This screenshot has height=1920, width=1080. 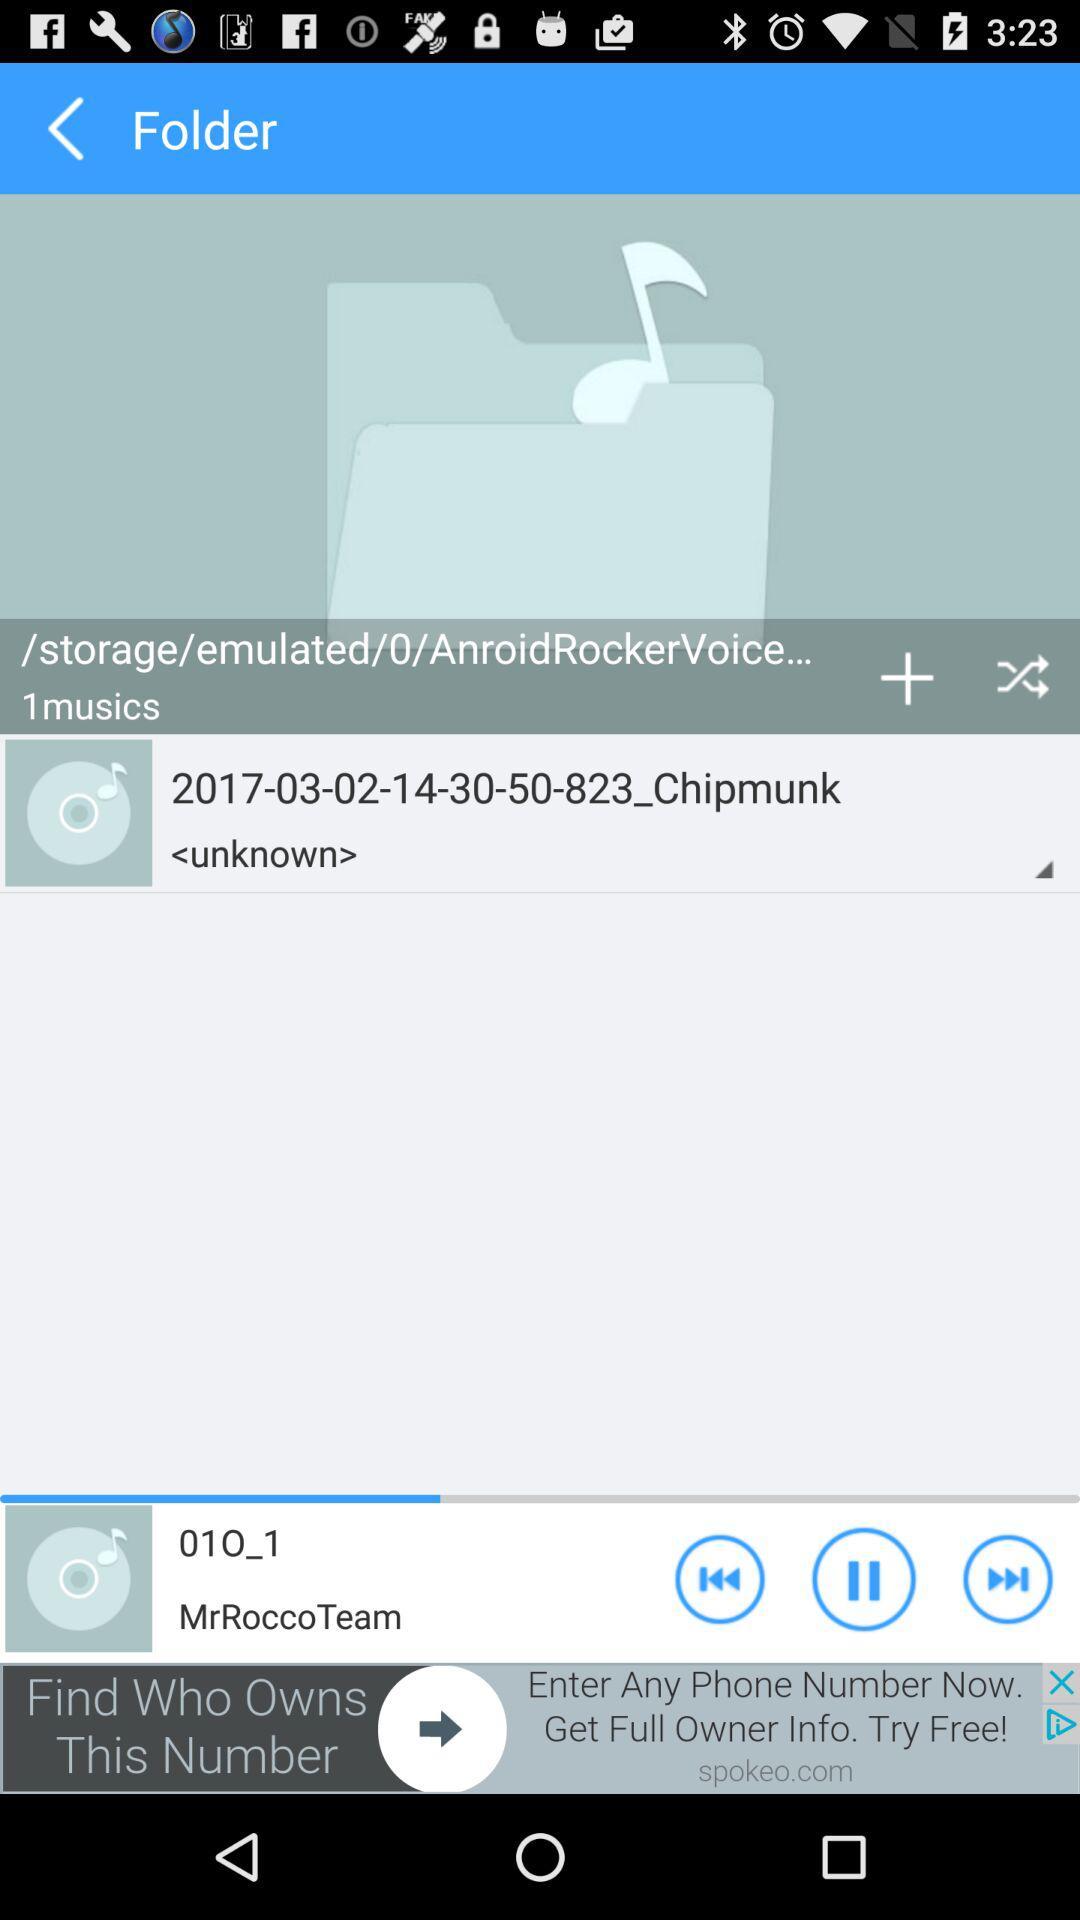 What do you see at coordinates (64, 127) in the screenshot?
I see `for back` at bounding box center [64, 127].